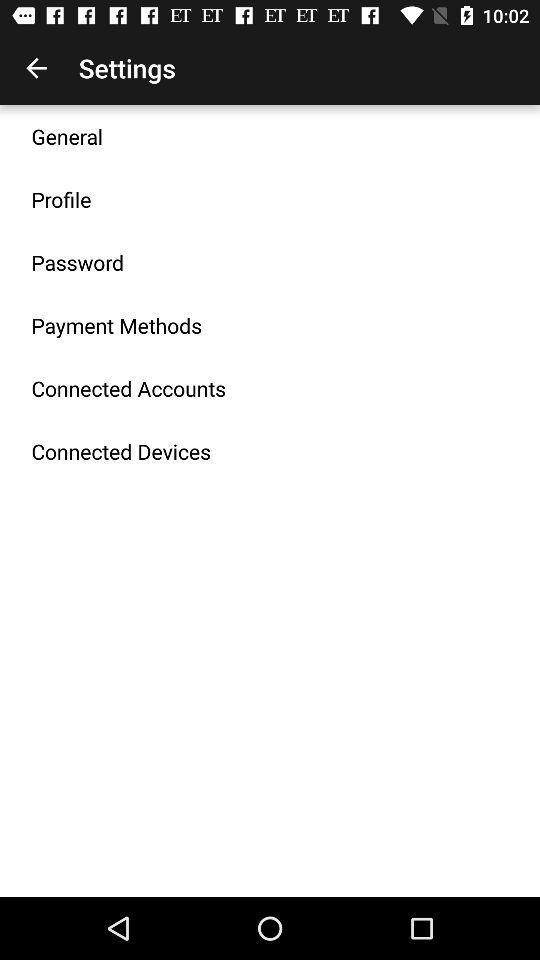 The image size is (540, 960). Describe the element at coordinates (116, 325) in the screenshot. I see `the icon below the password icon` at that location.